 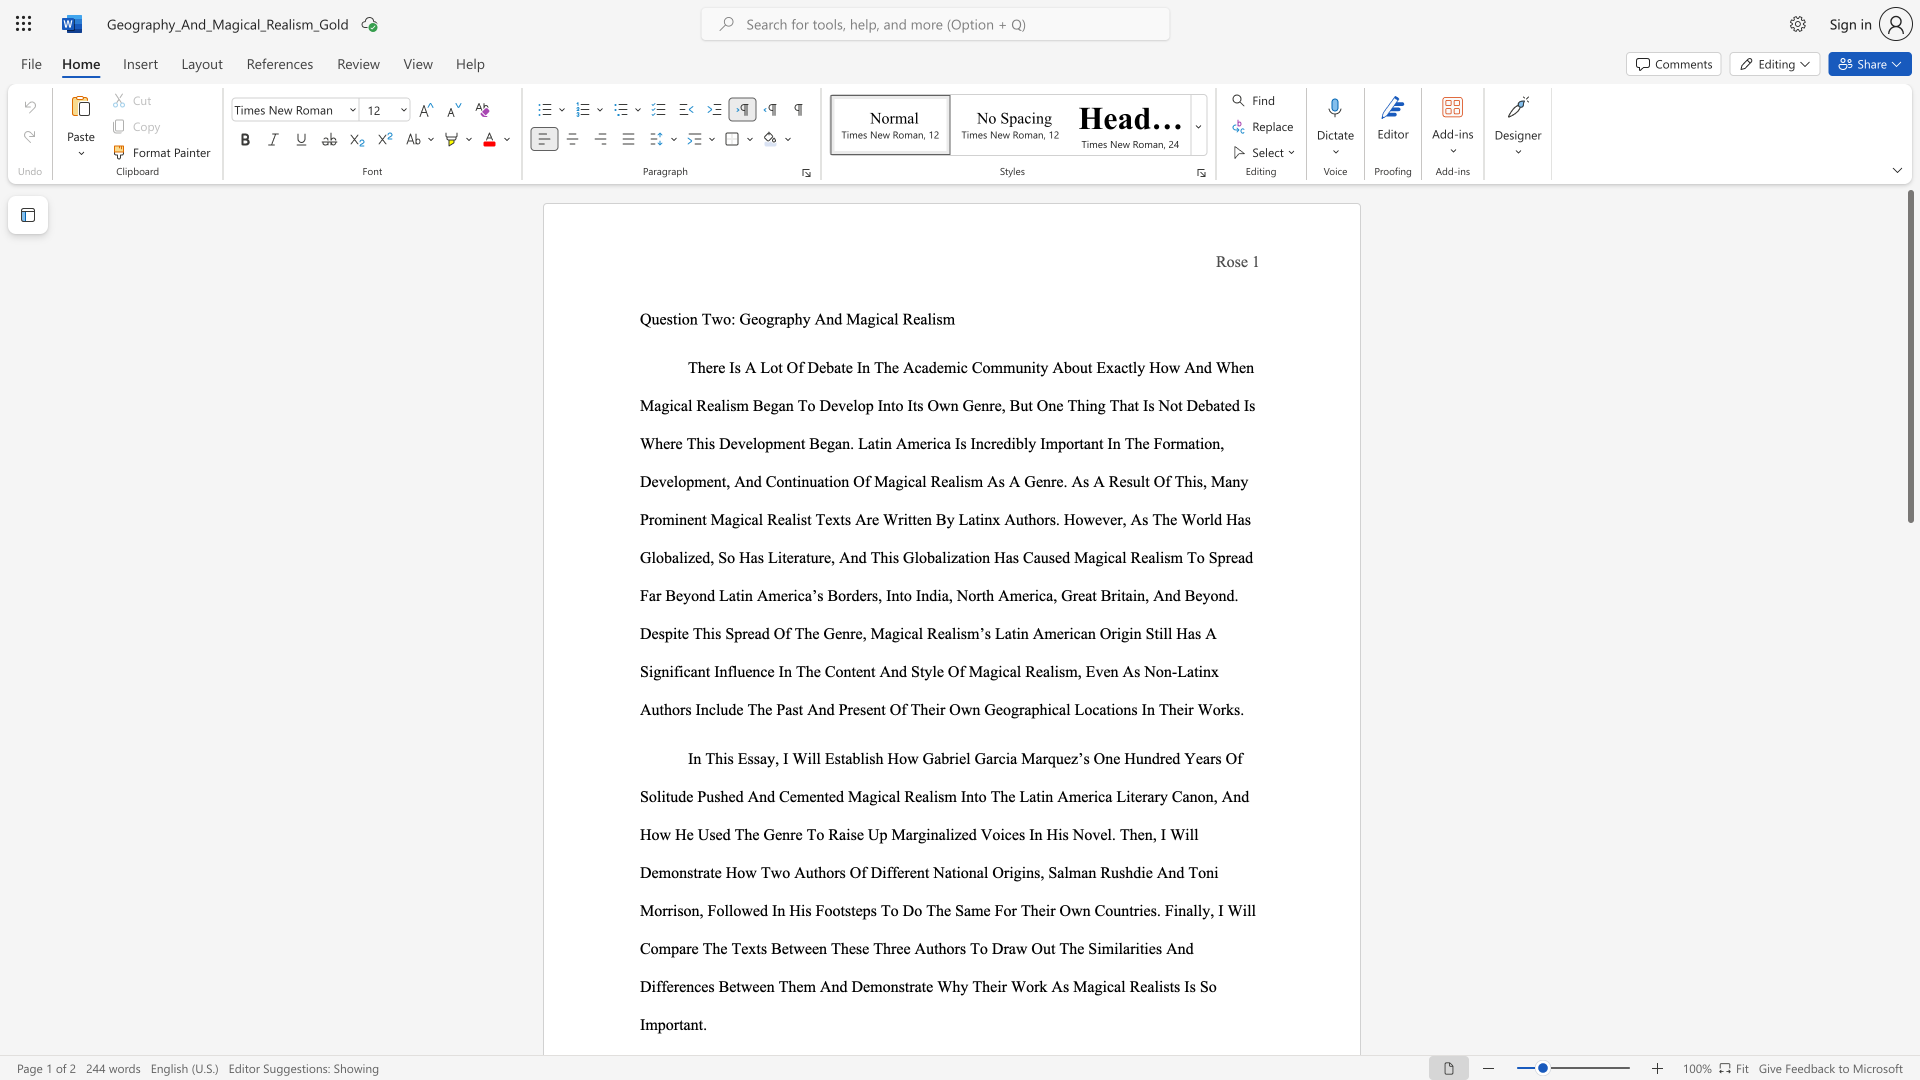 I want to click on the scrollbar on the right to move the page downward, so click(x=1909, y=540).